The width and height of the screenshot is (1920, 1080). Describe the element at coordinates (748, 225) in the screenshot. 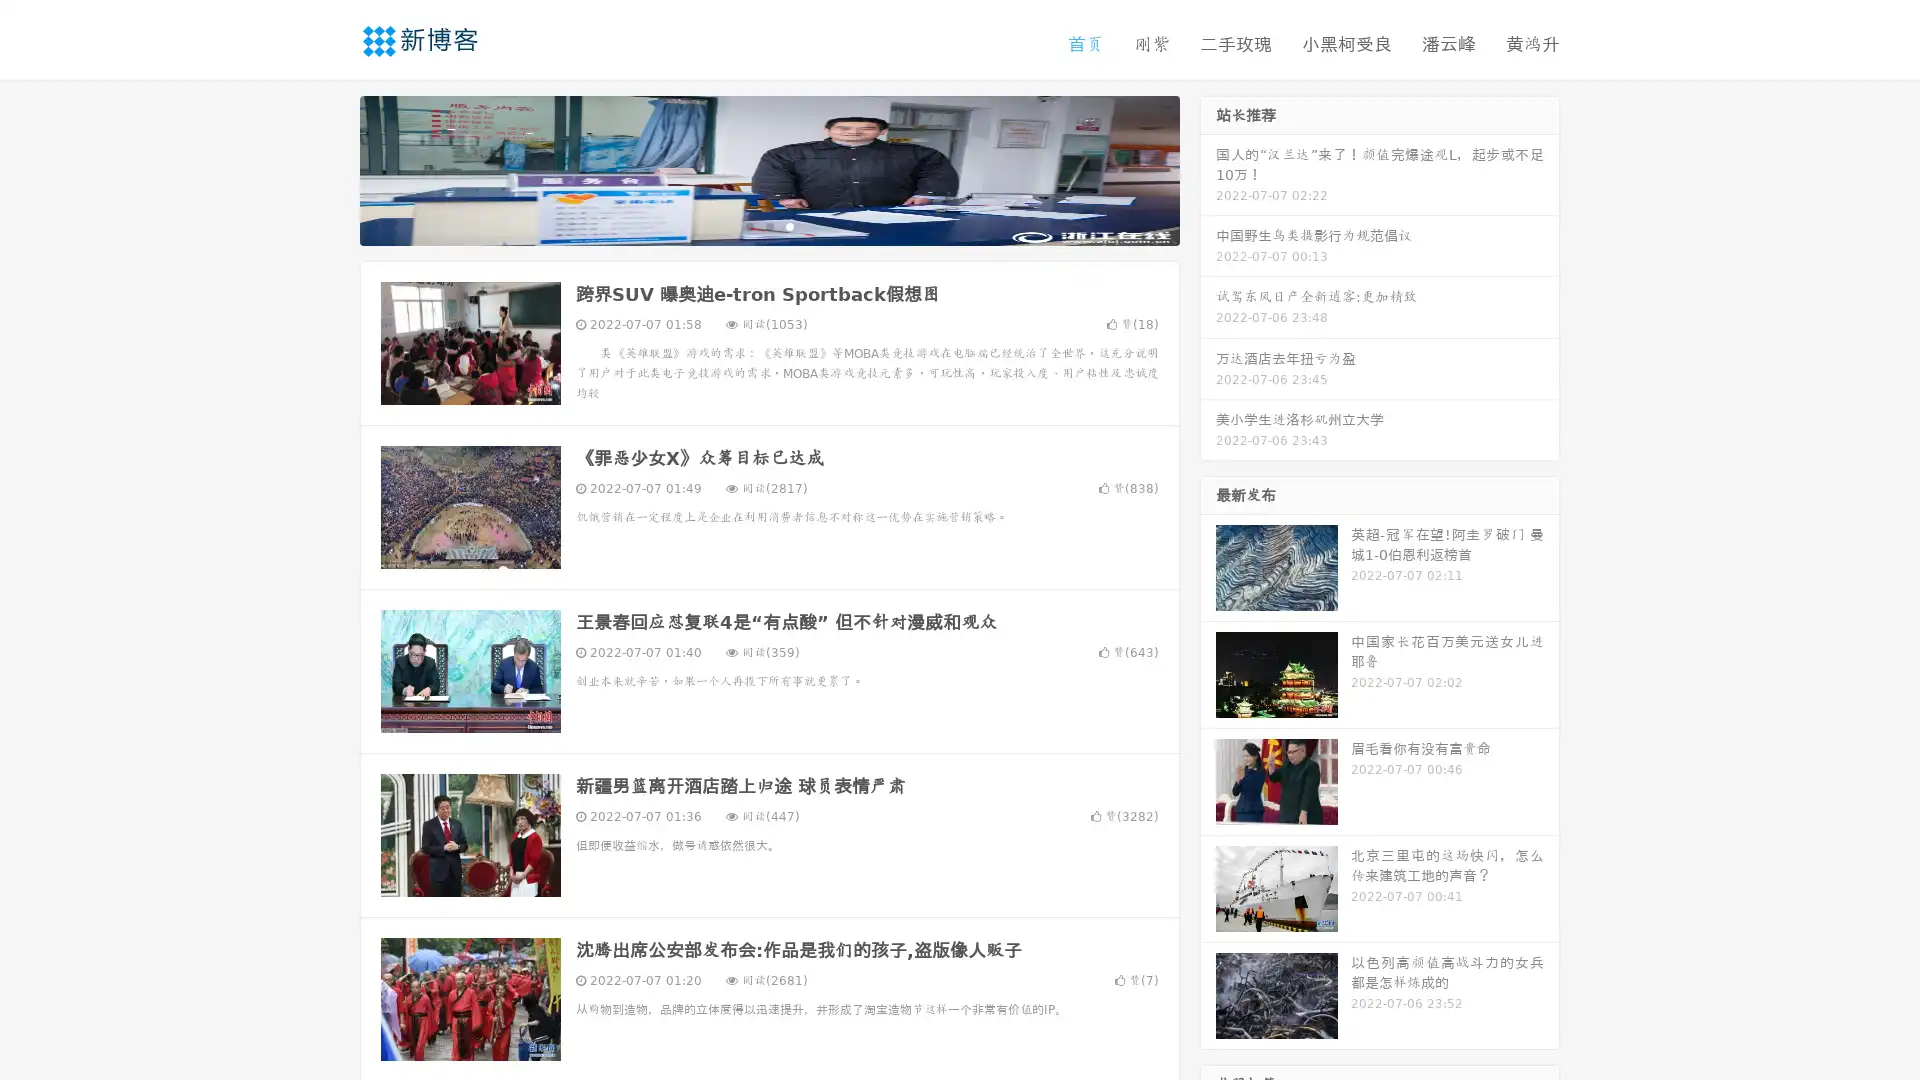

I see `Go to slide 1` at that location.